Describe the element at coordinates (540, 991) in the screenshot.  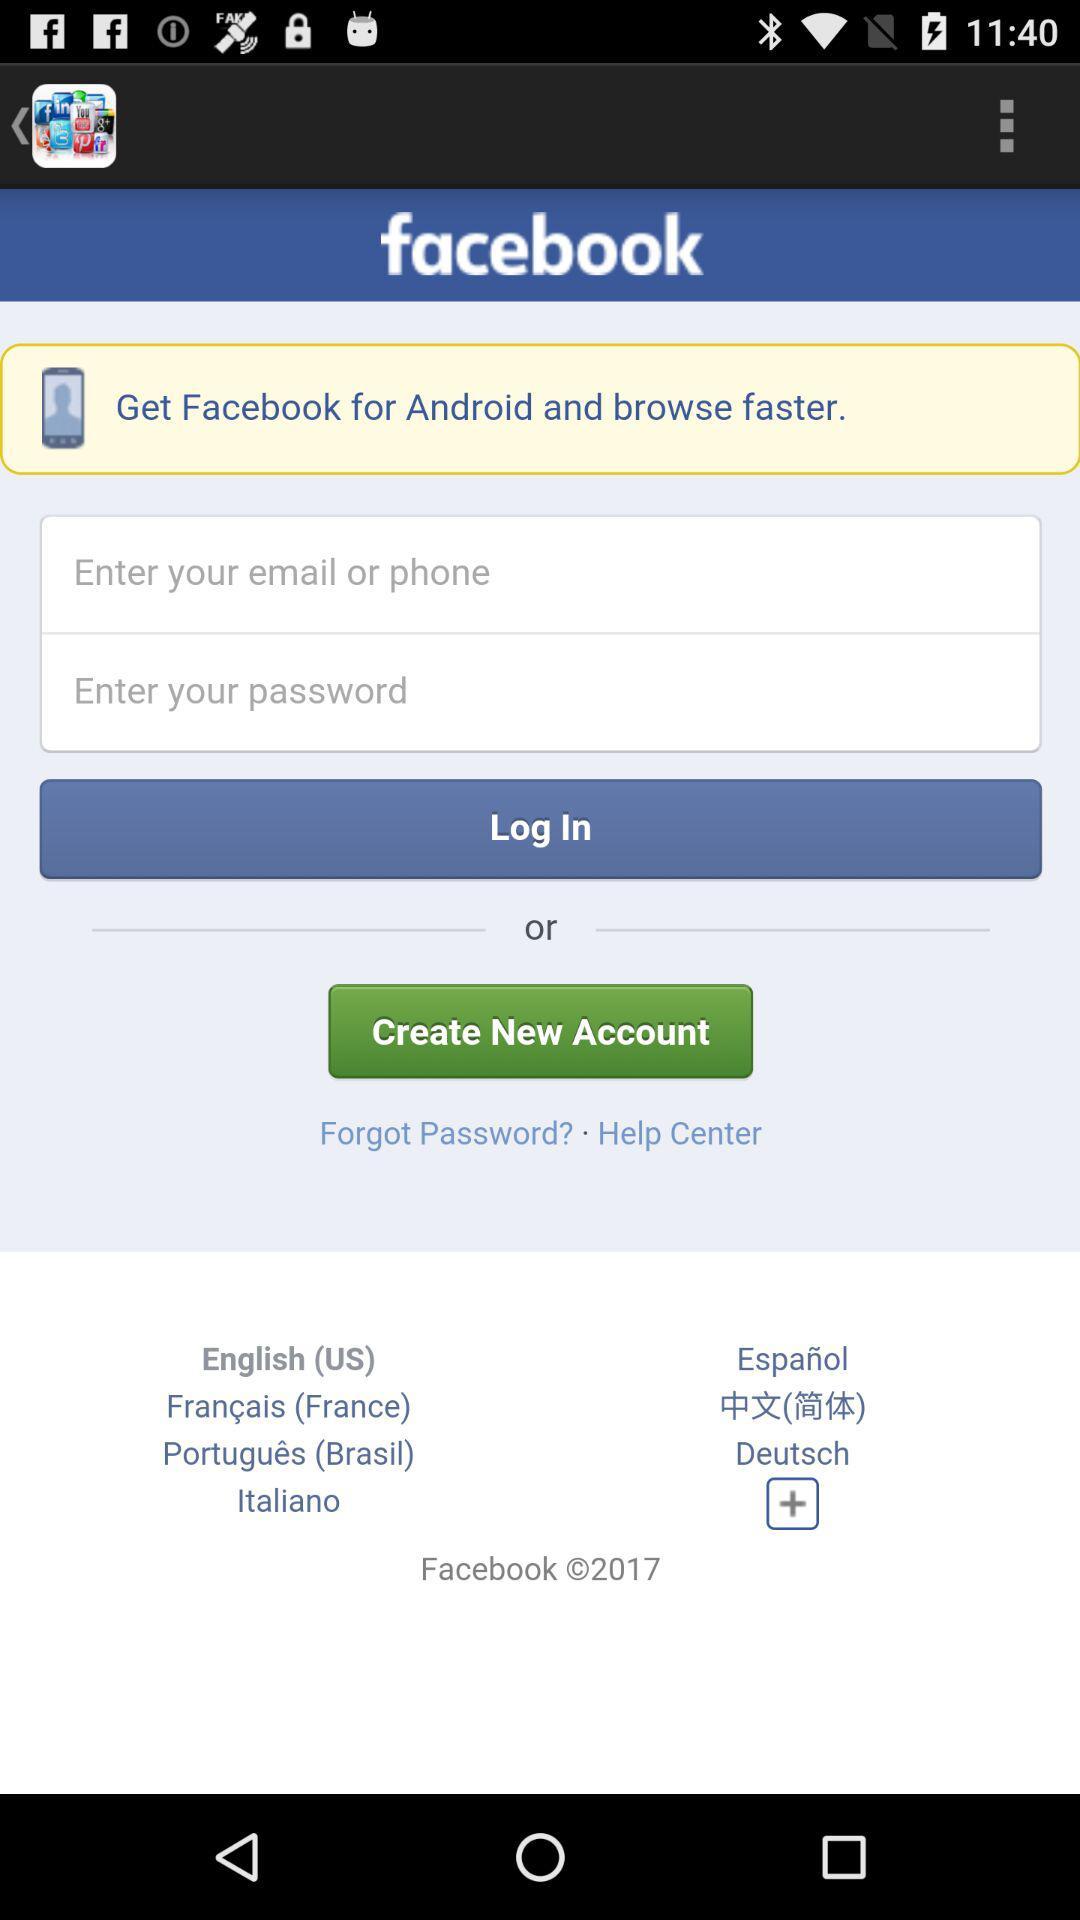
I see `facebook option` at that location.